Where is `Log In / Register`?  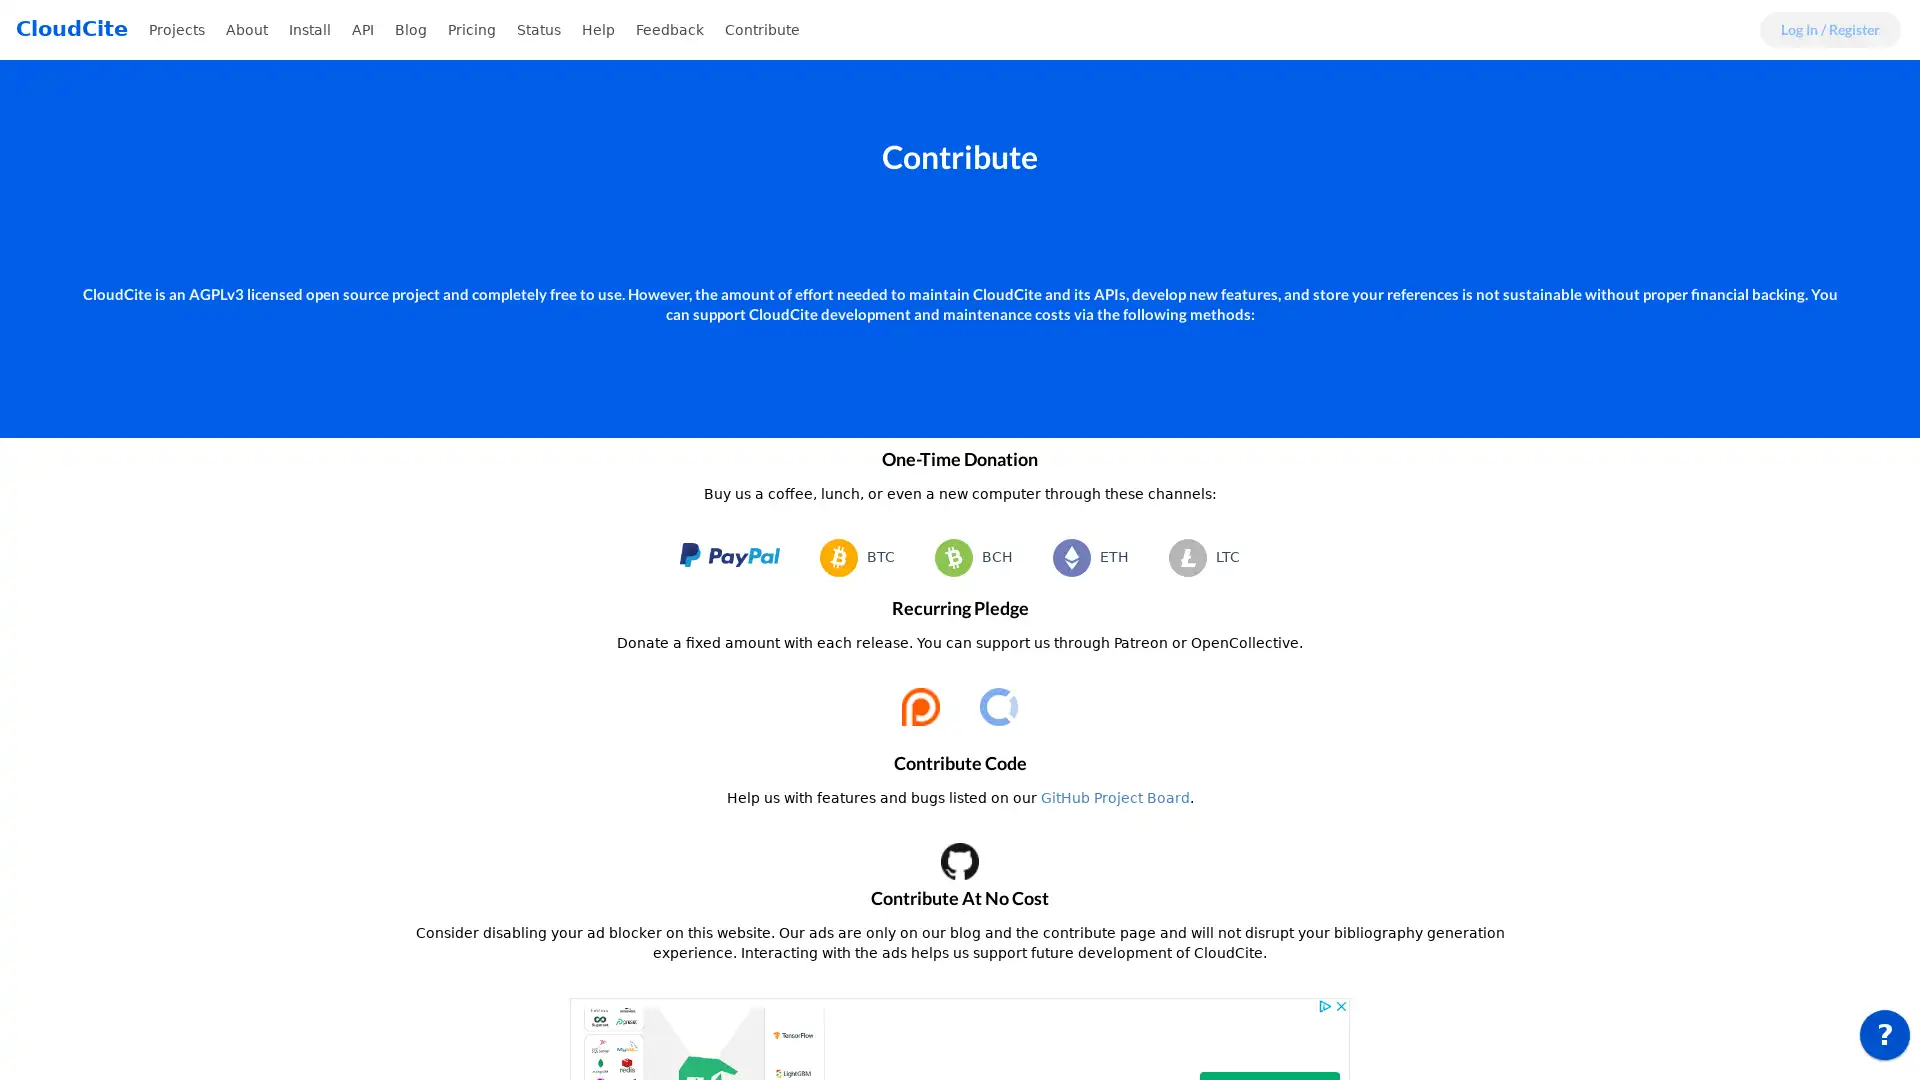 Log In / Register is located at coordinates (1830, 30).